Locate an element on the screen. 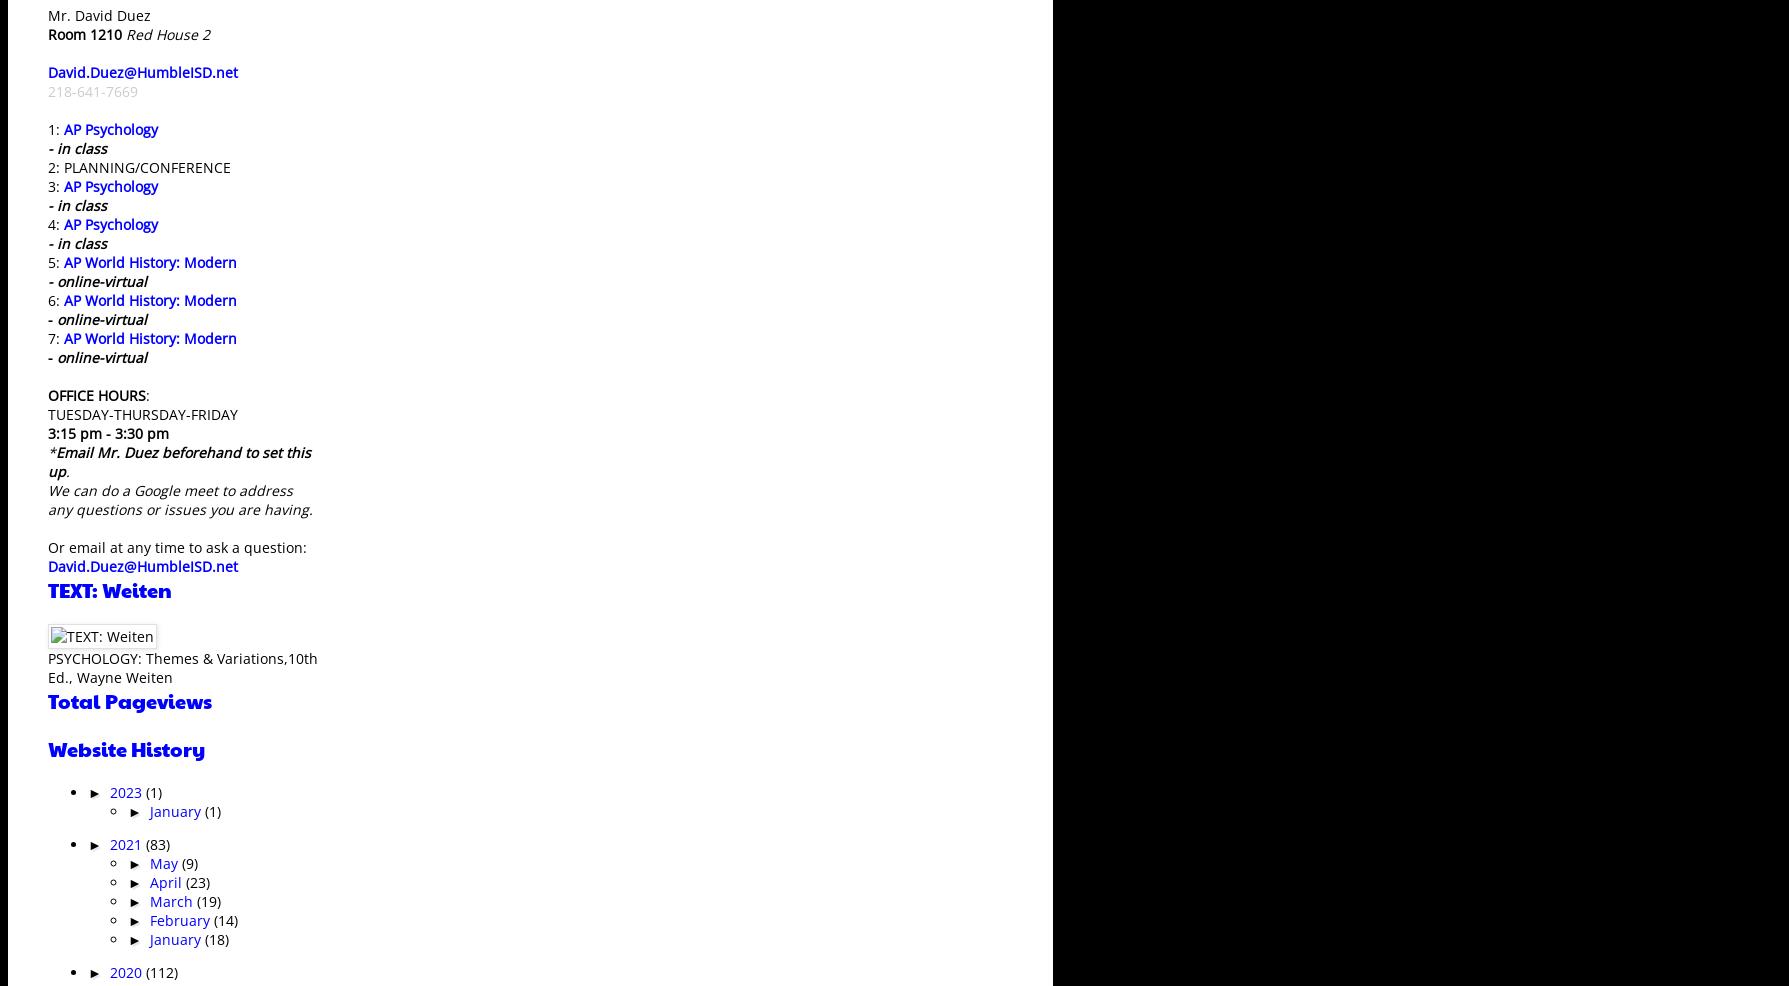 Image resolution: width=1789 pixels, height=986 pixels. 'Room 1210' is located at coordinates (84, 32).